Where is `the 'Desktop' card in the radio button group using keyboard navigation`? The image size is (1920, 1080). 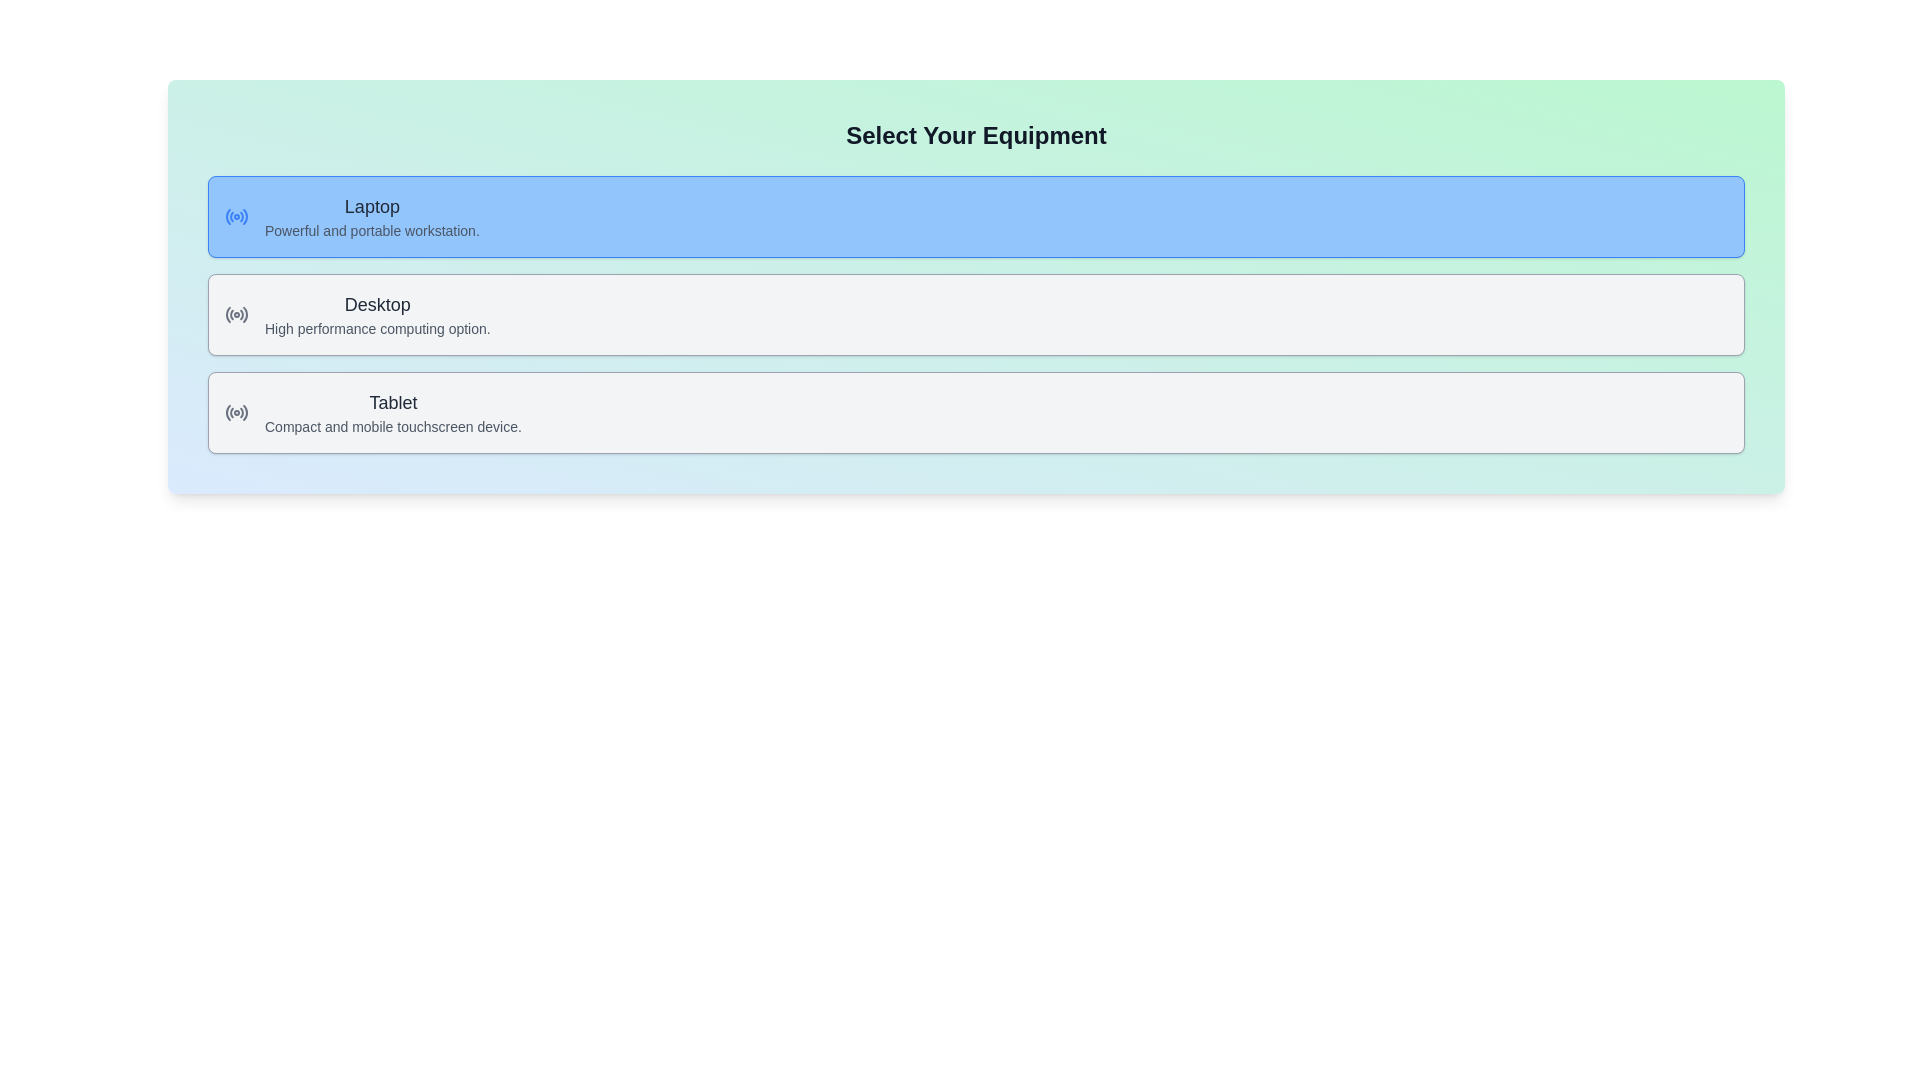 the 'Desktop' card in the radio button group using keyboard navigation is located at coordinates (976, 315).